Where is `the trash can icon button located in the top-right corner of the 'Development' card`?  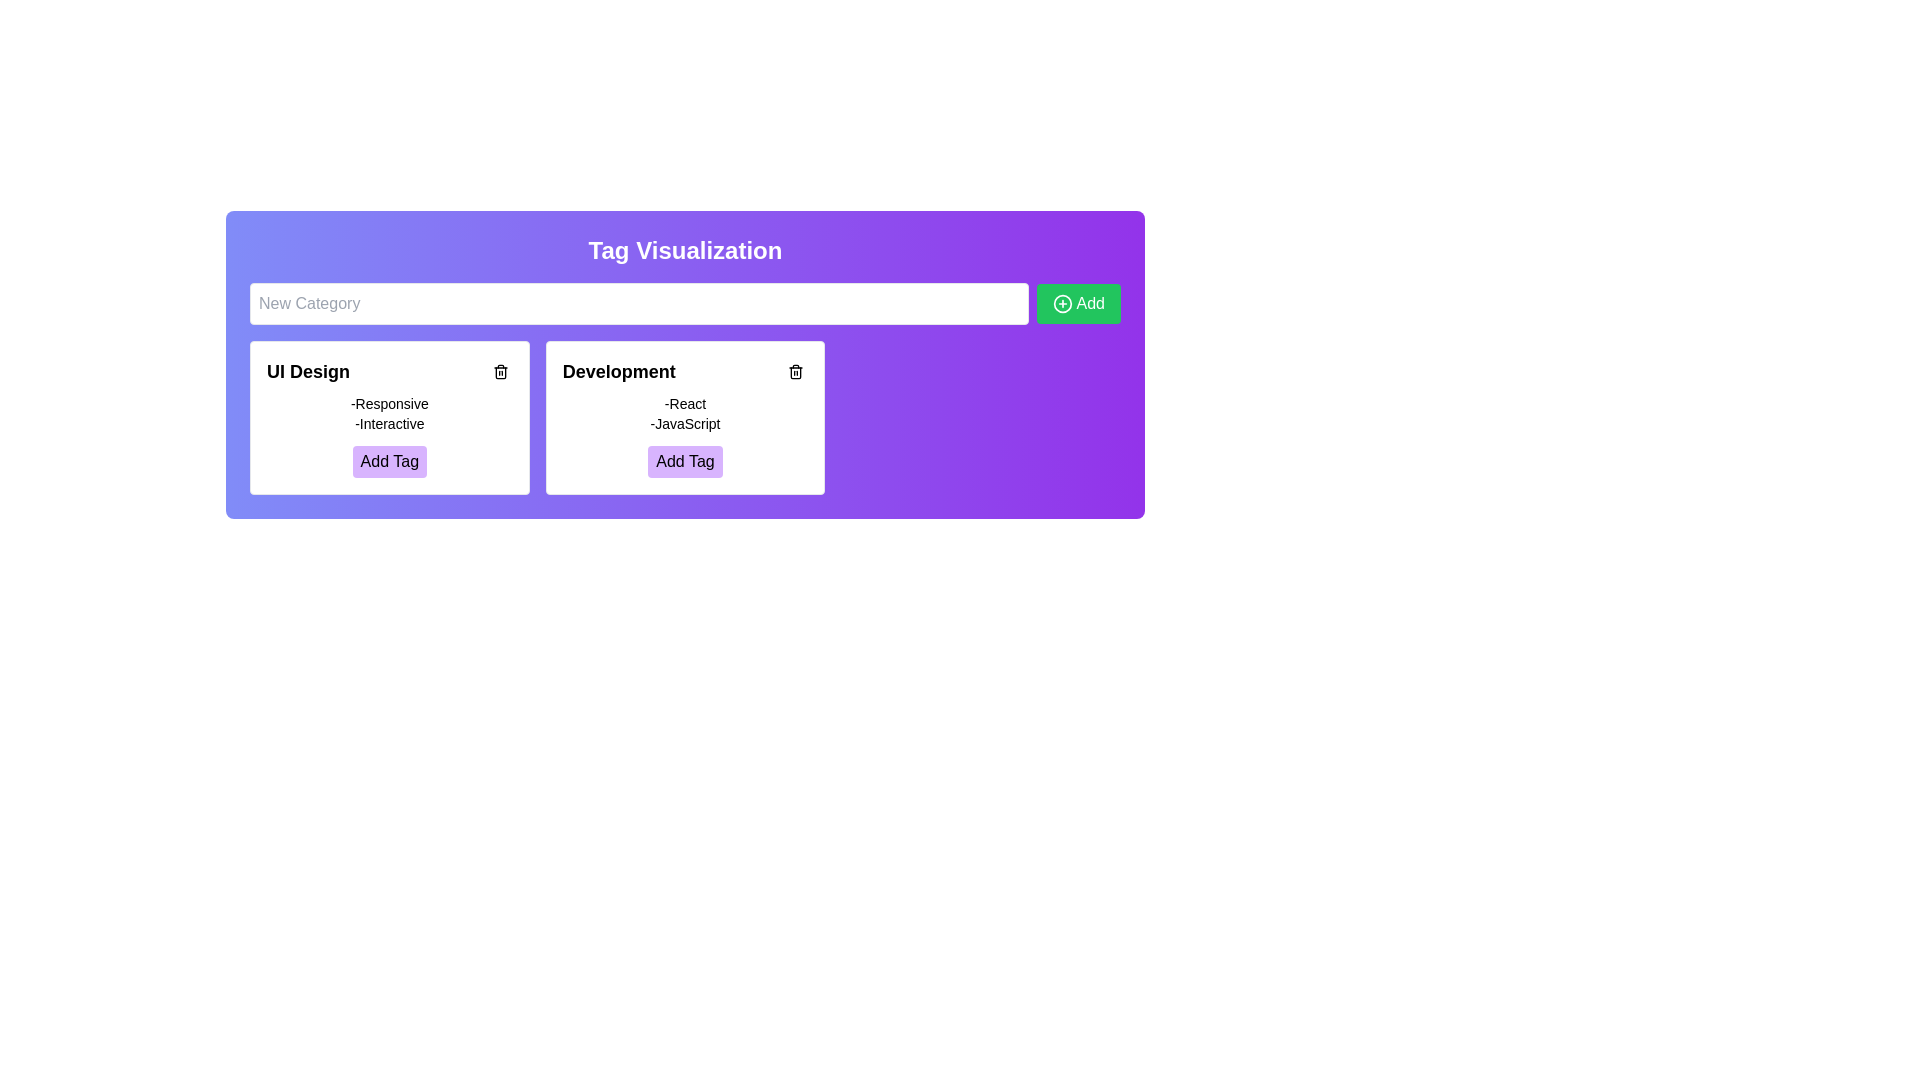 the trash can icon button located in the top-right corner of the 'Development' card is located at coordinates (795, 371).